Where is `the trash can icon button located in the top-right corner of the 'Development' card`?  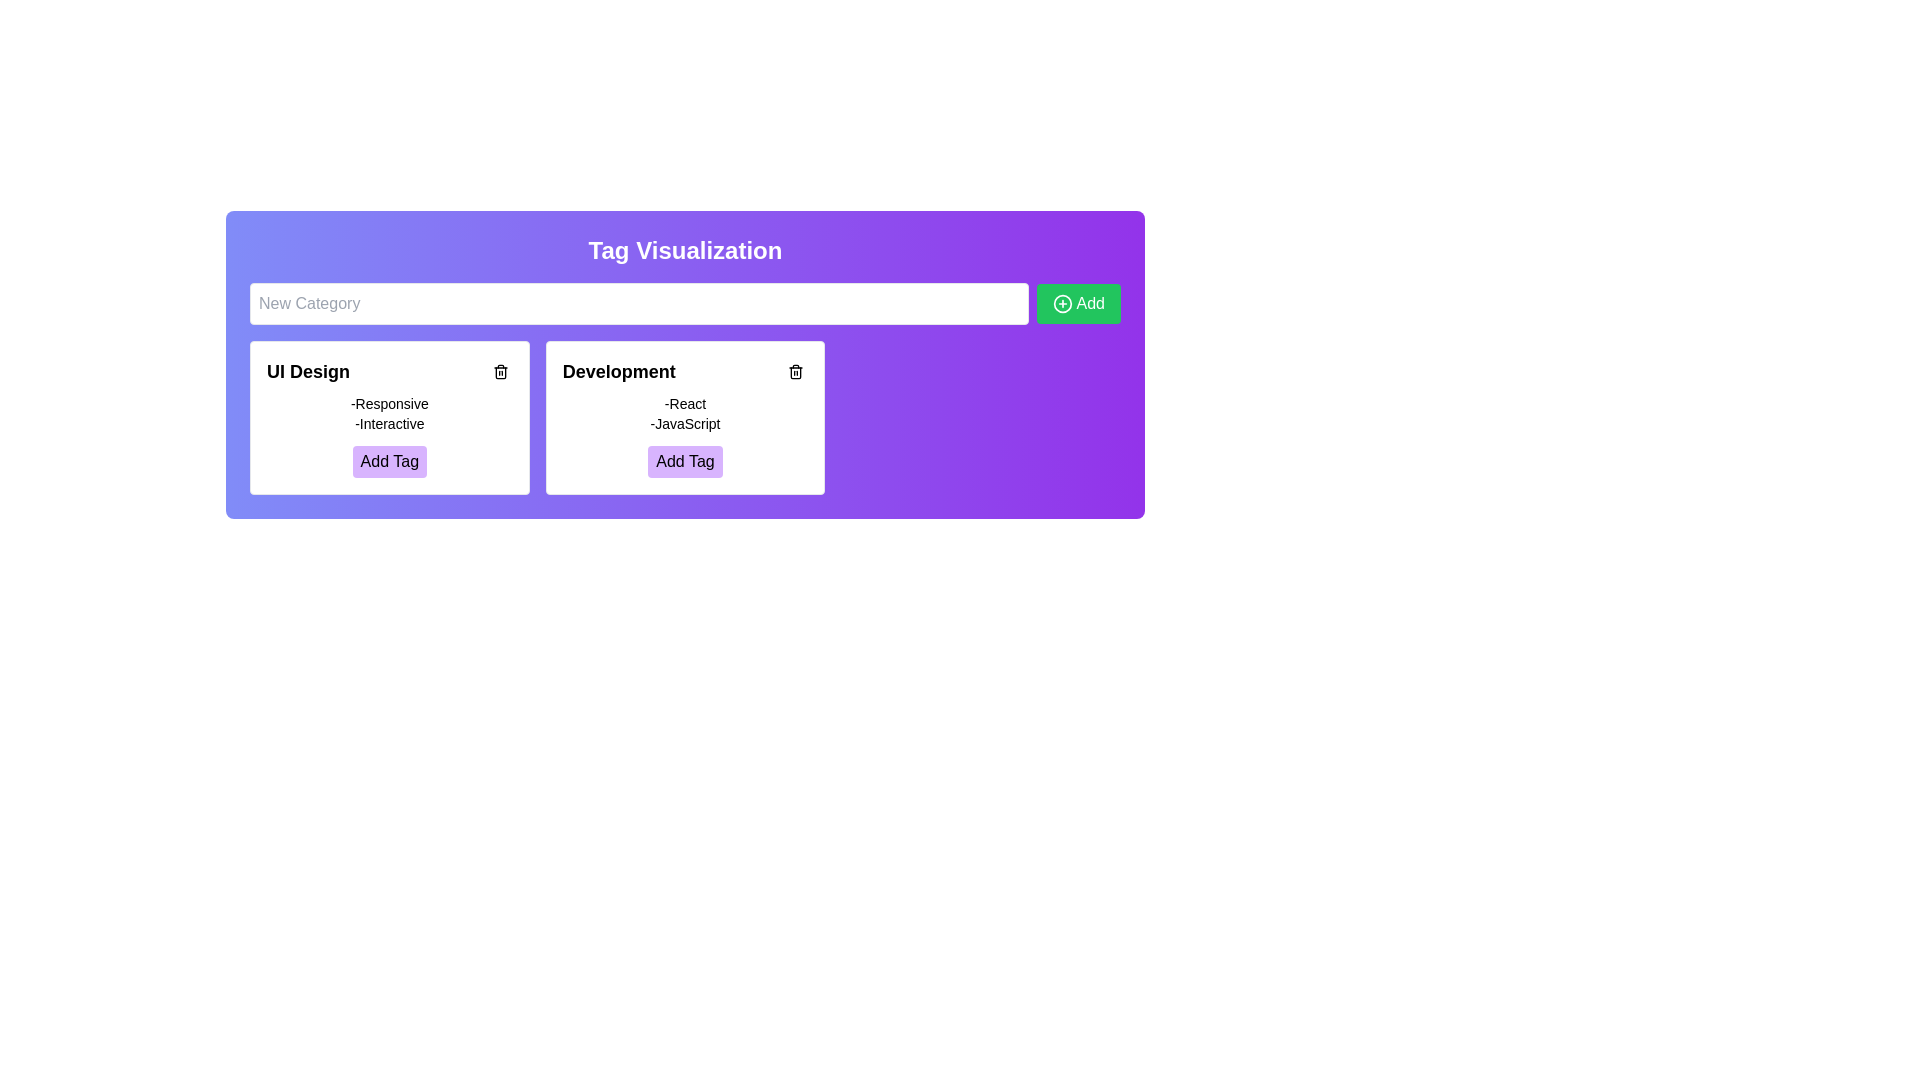 the trash can icon button located in the top-right corner of the 'Development' card is located at coordinates (795, 371).